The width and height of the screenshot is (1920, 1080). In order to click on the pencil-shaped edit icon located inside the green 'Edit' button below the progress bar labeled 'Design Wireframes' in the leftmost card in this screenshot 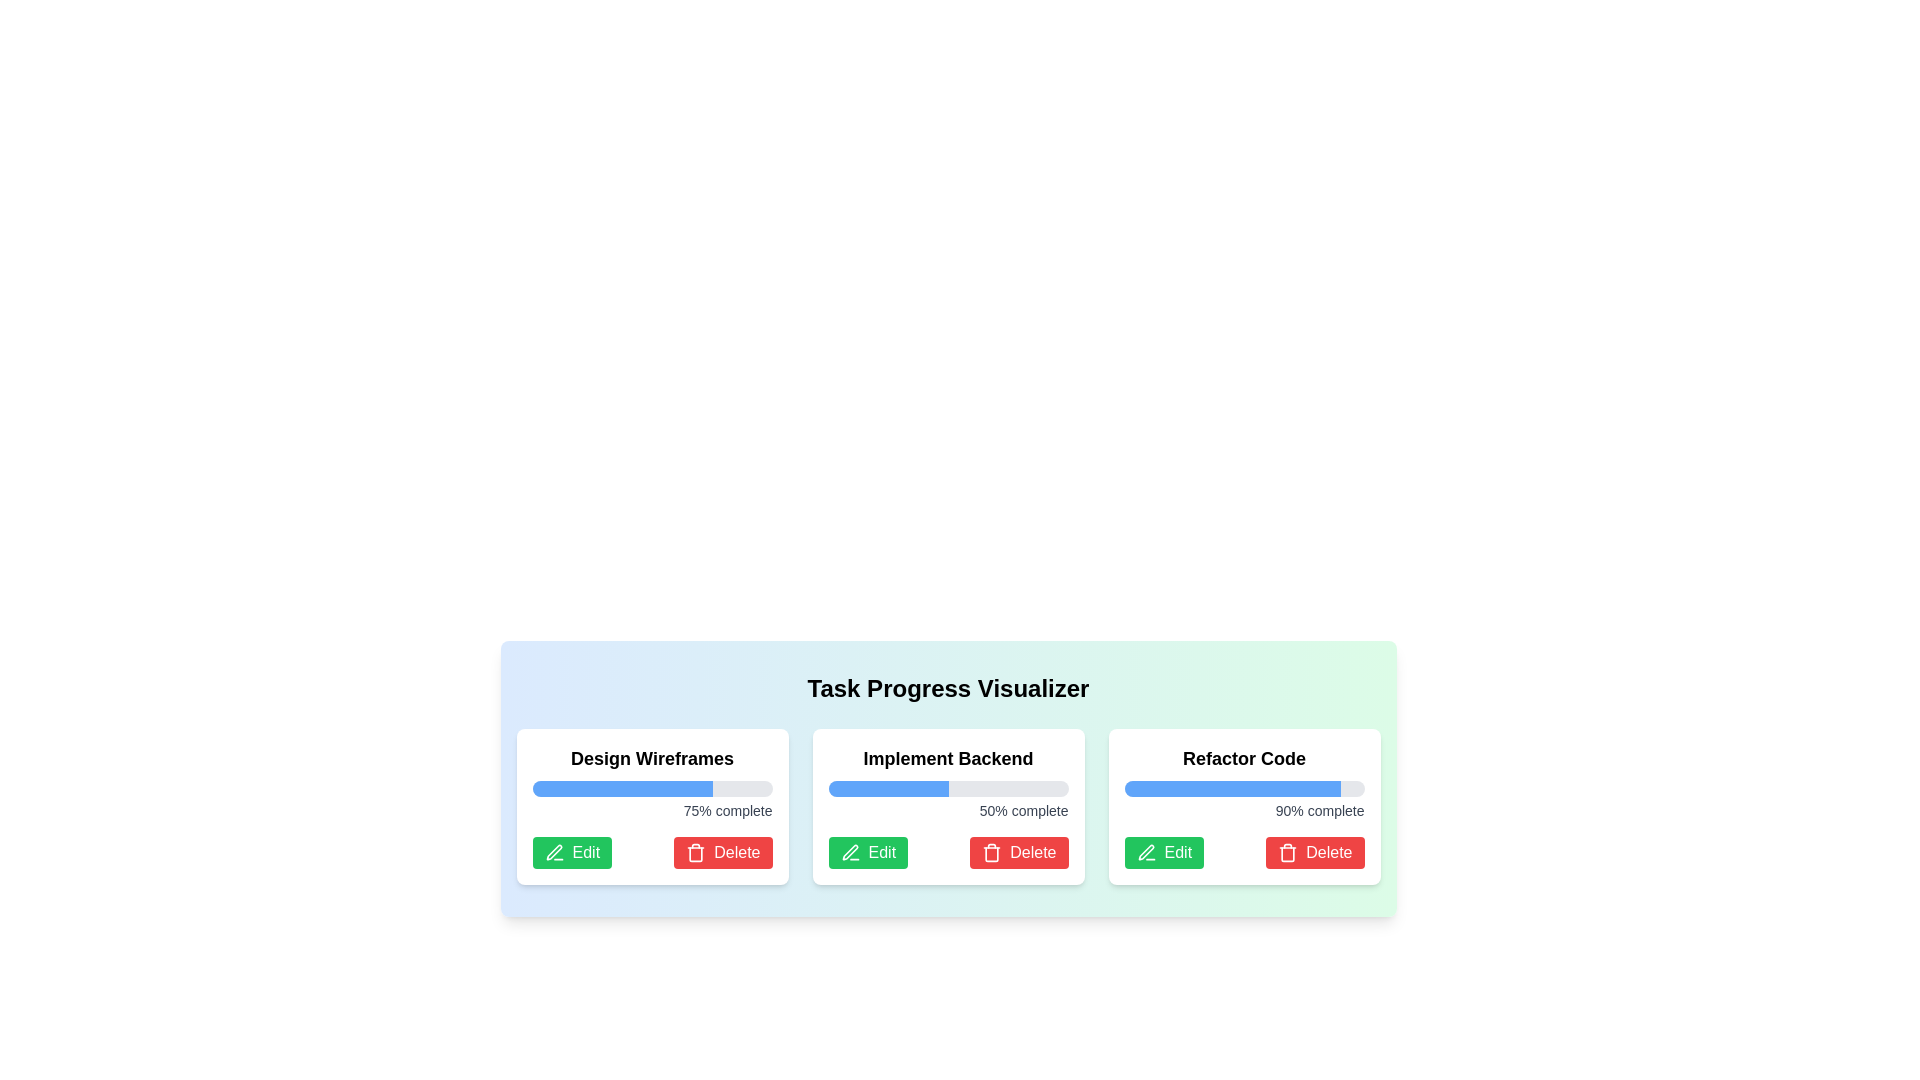, I will do `click(554, 852)`.